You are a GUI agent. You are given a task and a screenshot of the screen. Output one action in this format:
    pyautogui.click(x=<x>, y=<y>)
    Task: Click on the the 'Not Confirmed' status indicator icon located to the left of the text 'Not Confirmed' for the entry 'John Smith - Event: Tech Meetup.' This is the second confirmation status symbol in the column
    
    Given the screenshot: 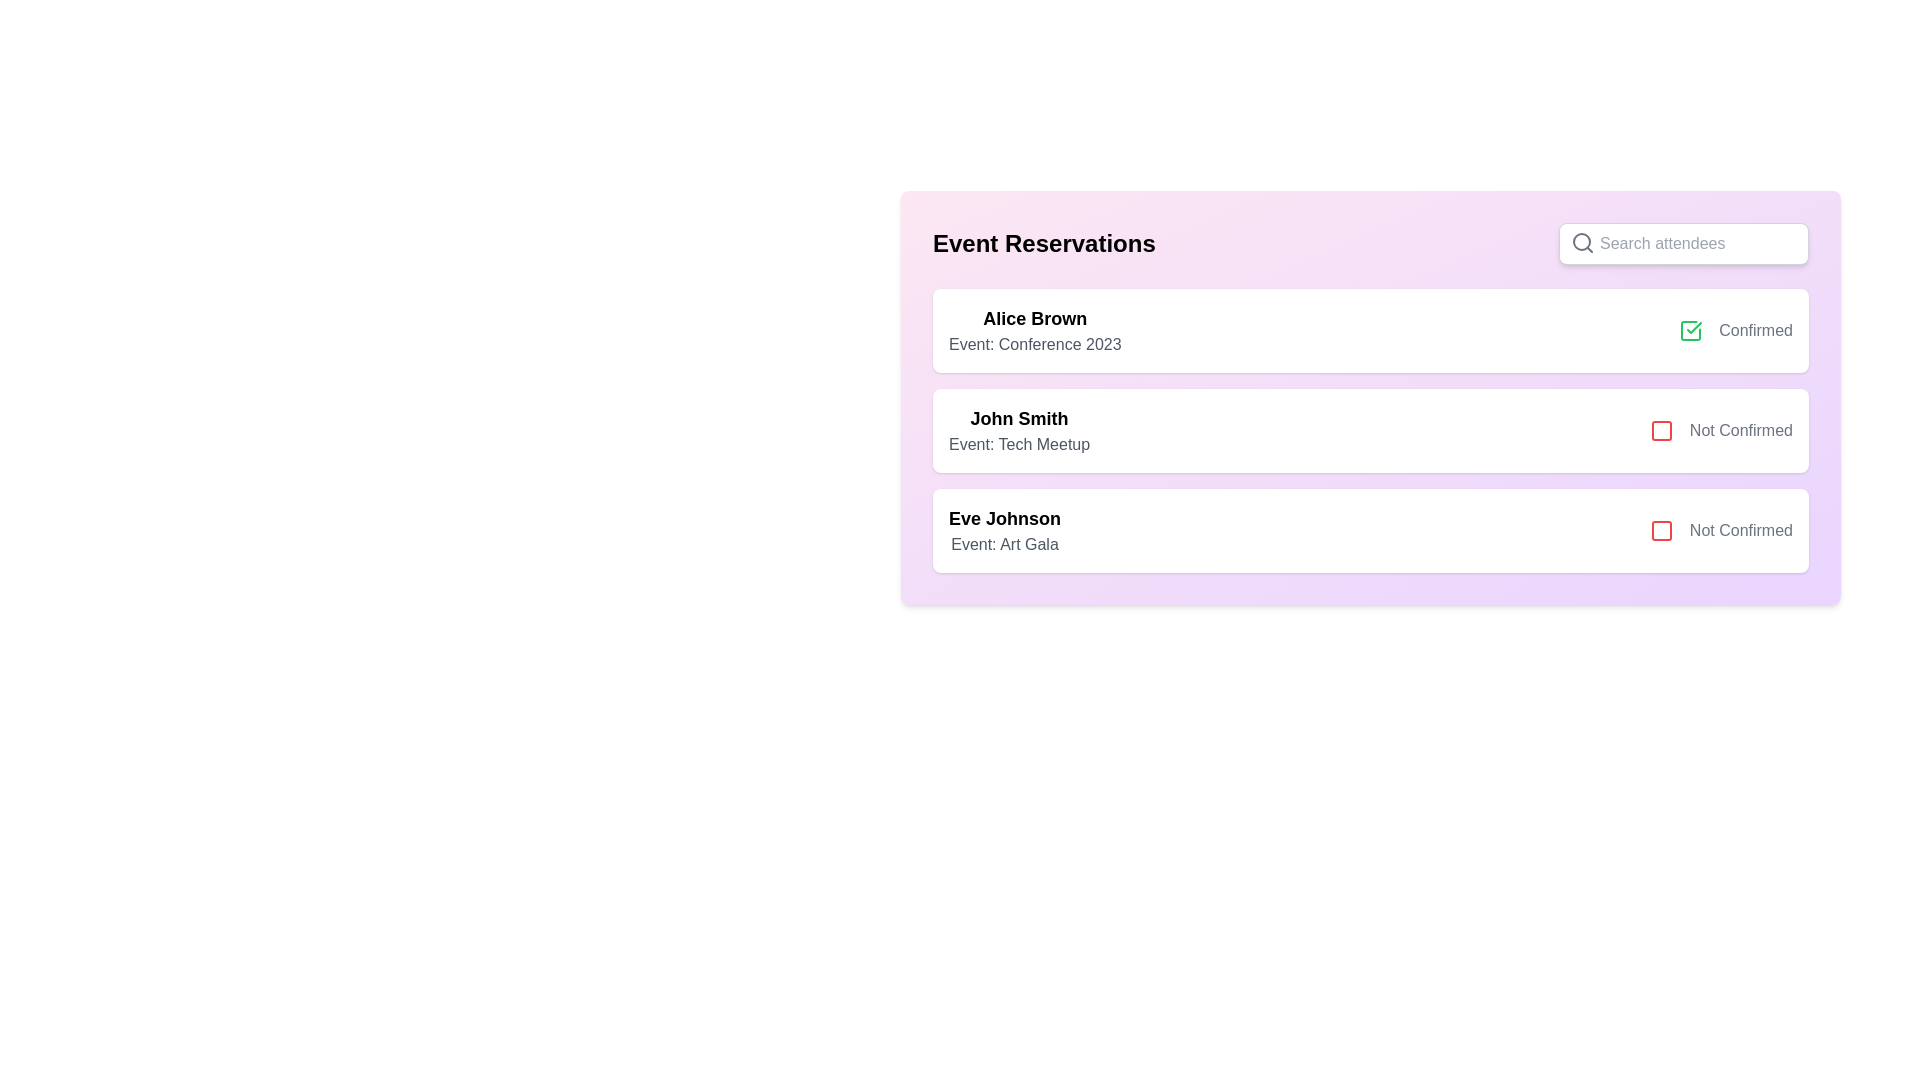 What is the action you would take?
    pyautogui.click(x=1661, y=430)
    